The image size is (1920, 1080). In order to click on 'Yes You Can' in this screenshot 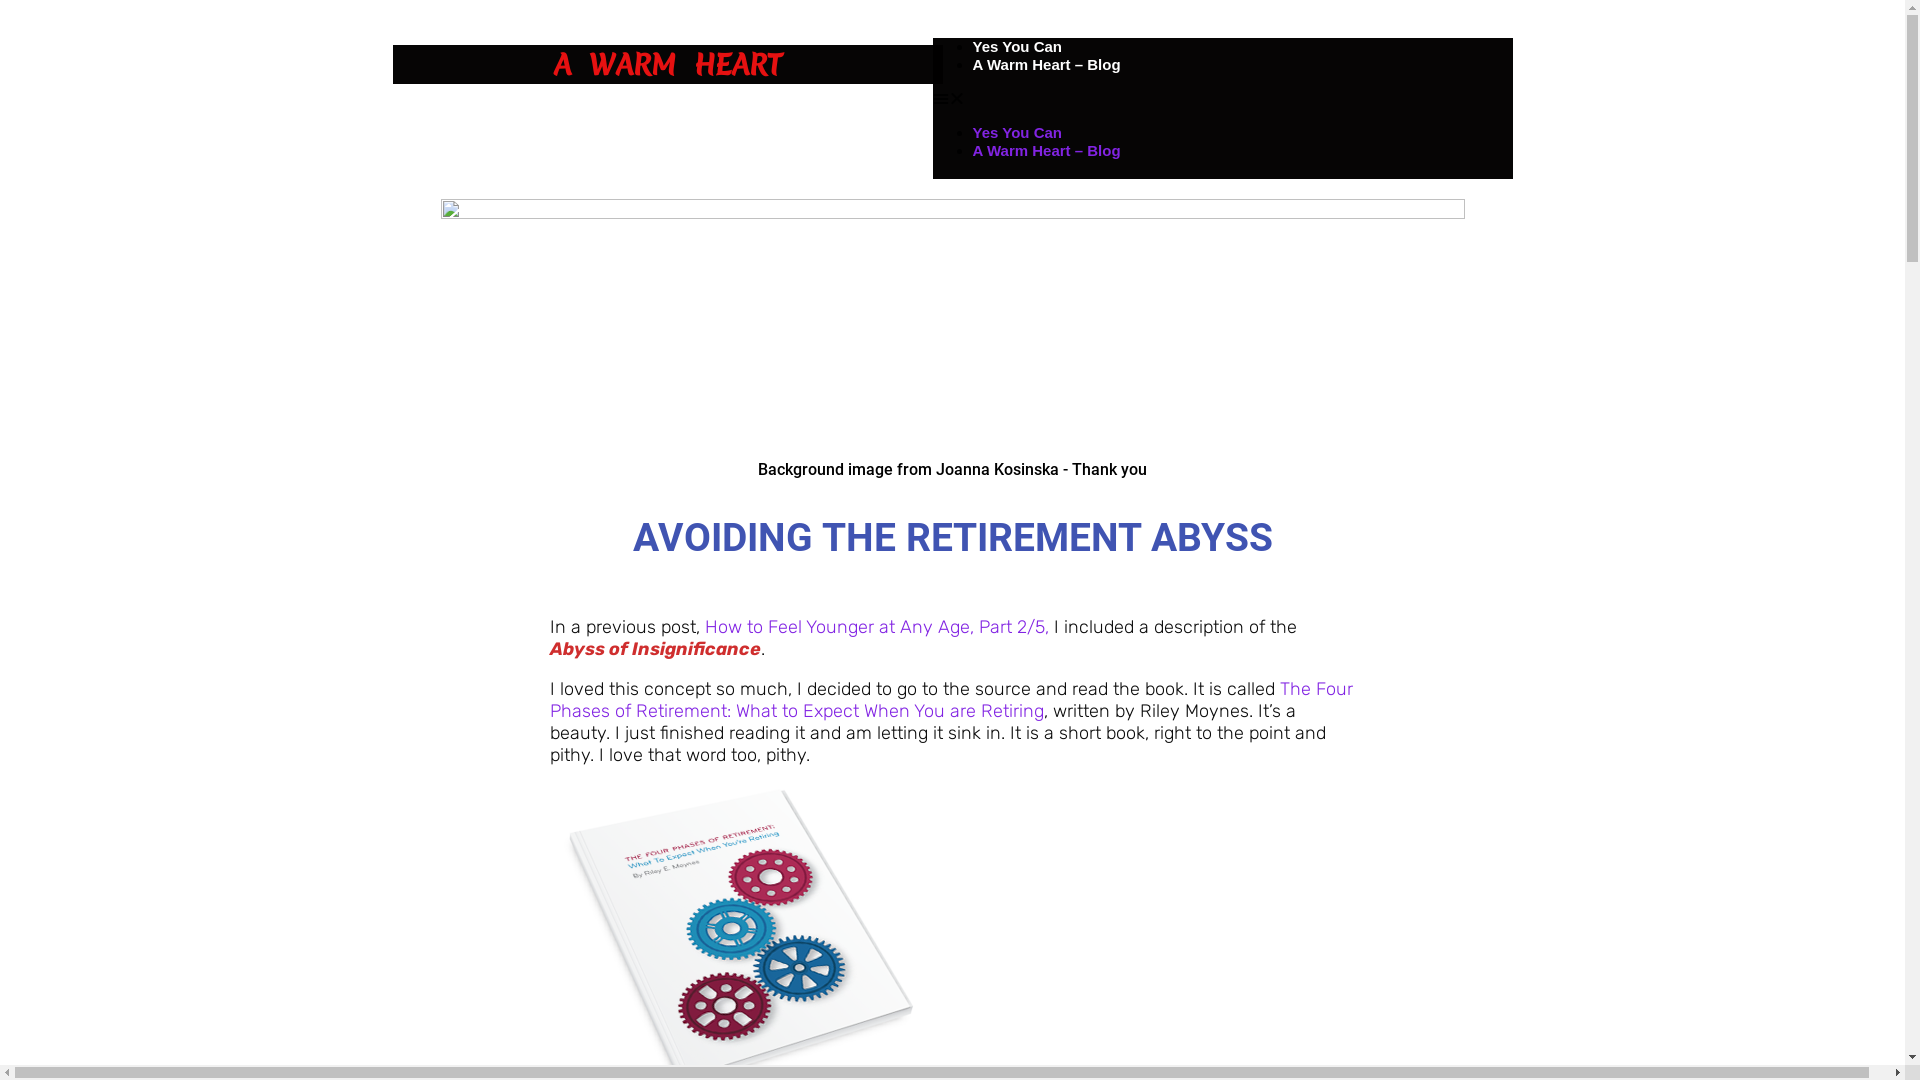, I will do `click(1016, 45)`.